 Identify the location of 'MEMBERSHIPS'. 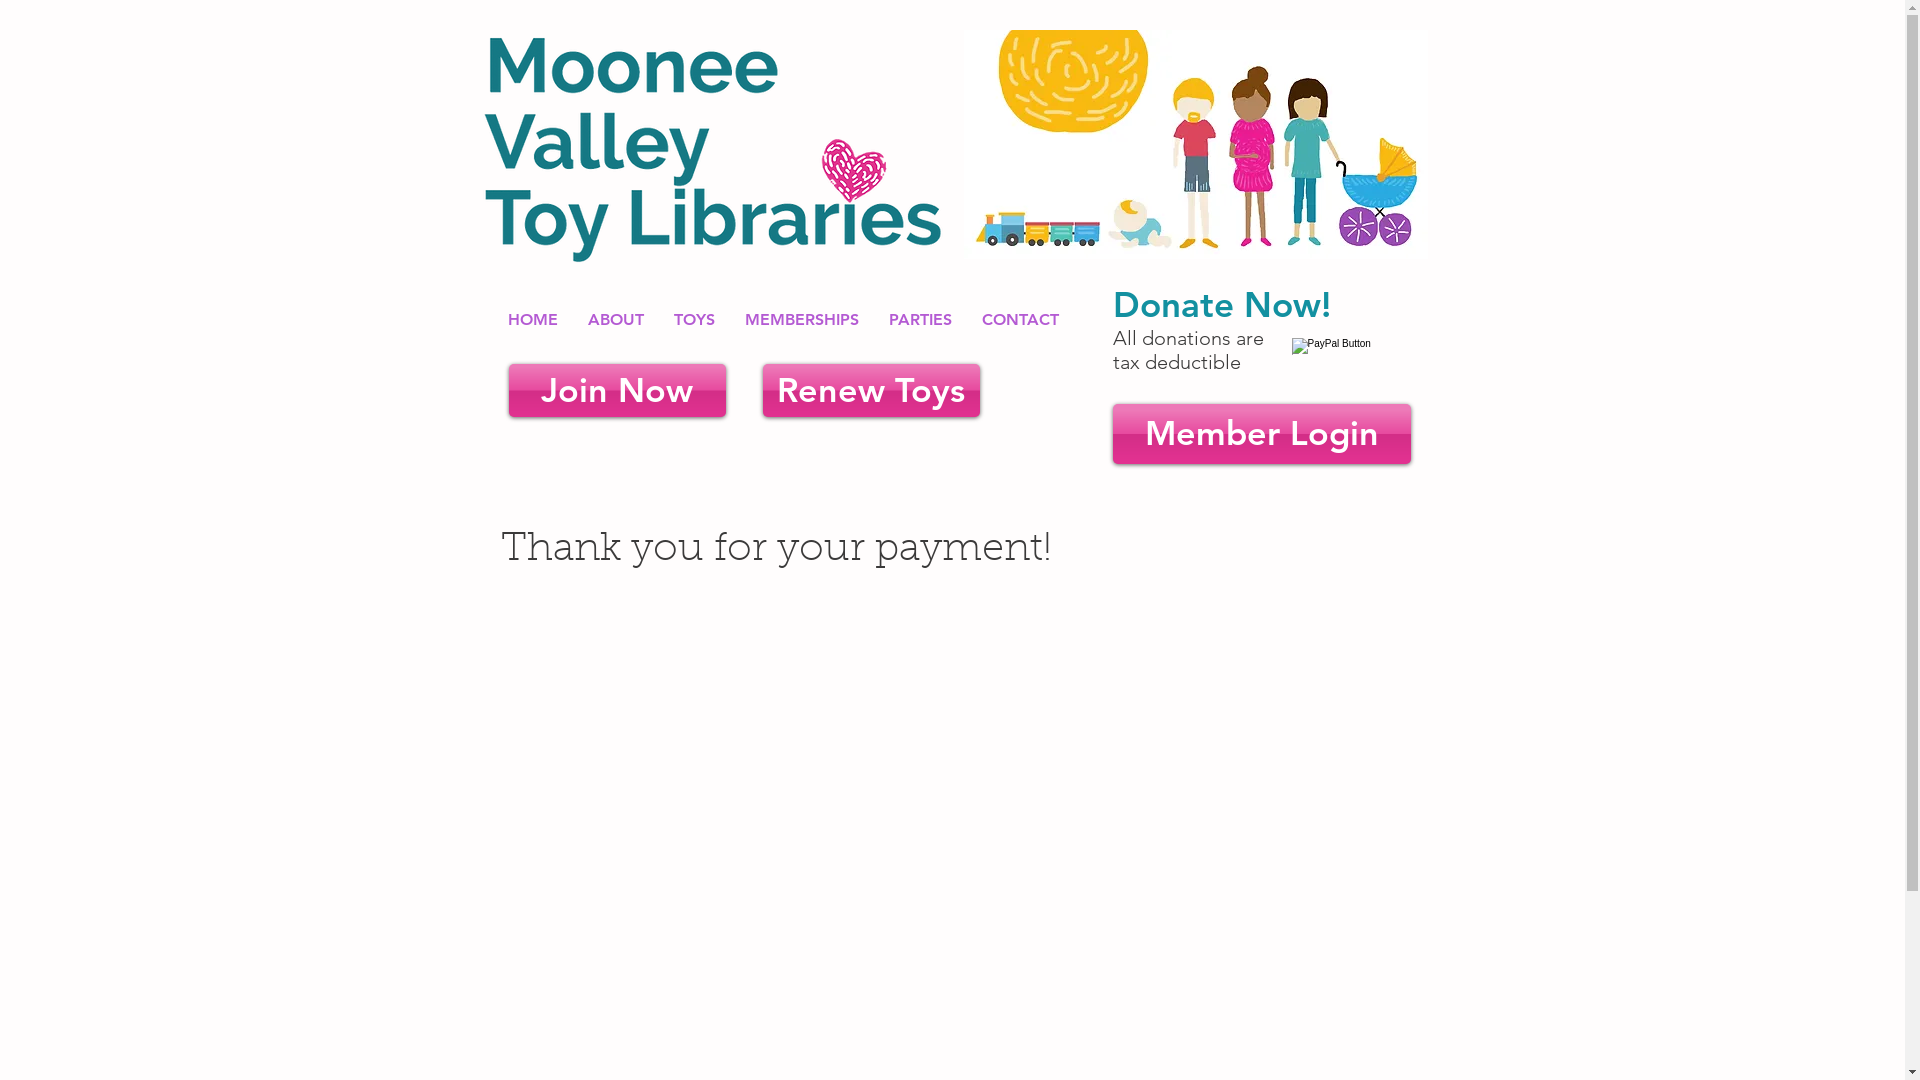
(801, 318).